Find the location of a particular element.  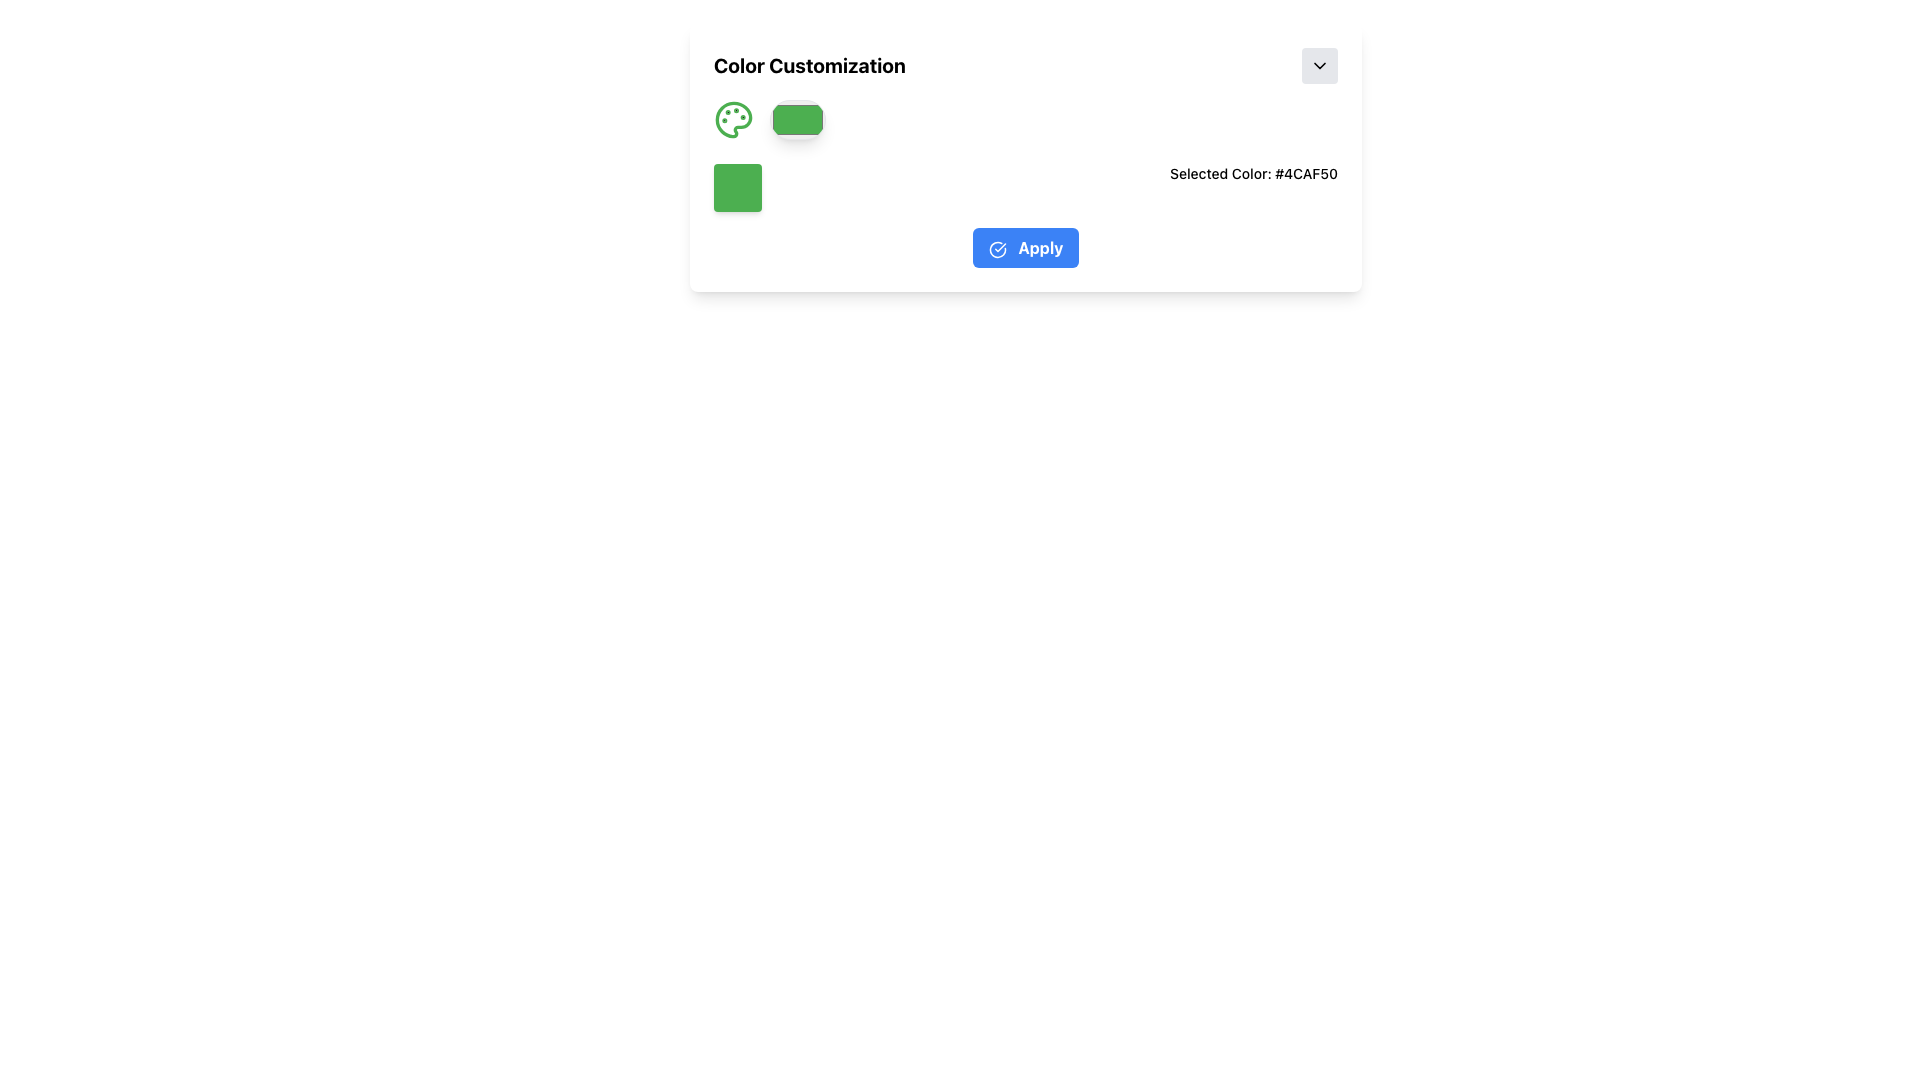

the color customization icon located in the top-left portion of the 'Color Customization' section, which is positioned to the left of a rounded rectangular color display box and above a square-shaped color tile is located at coordinates (733, 119).